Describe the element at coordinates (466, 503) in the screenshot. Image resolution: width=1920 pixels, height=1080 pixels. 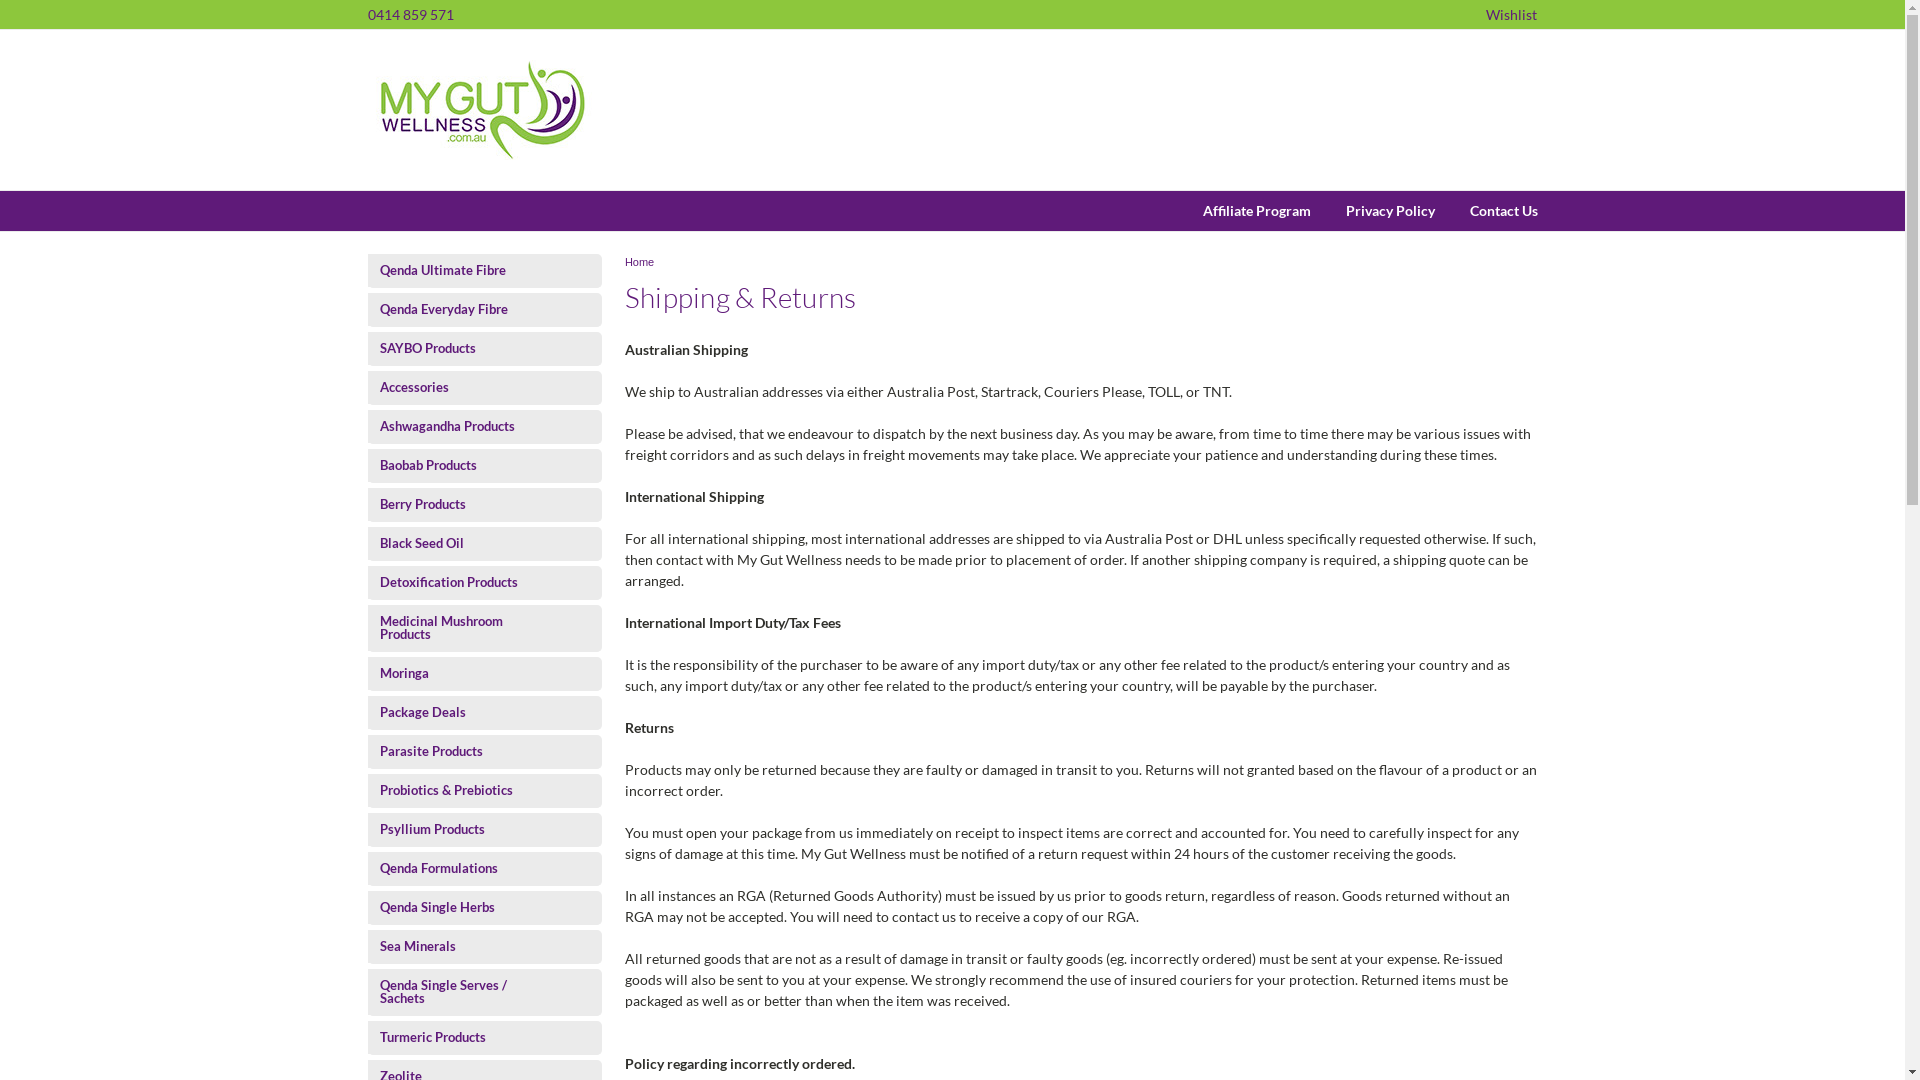
I see `'Berry Products'` at that location.